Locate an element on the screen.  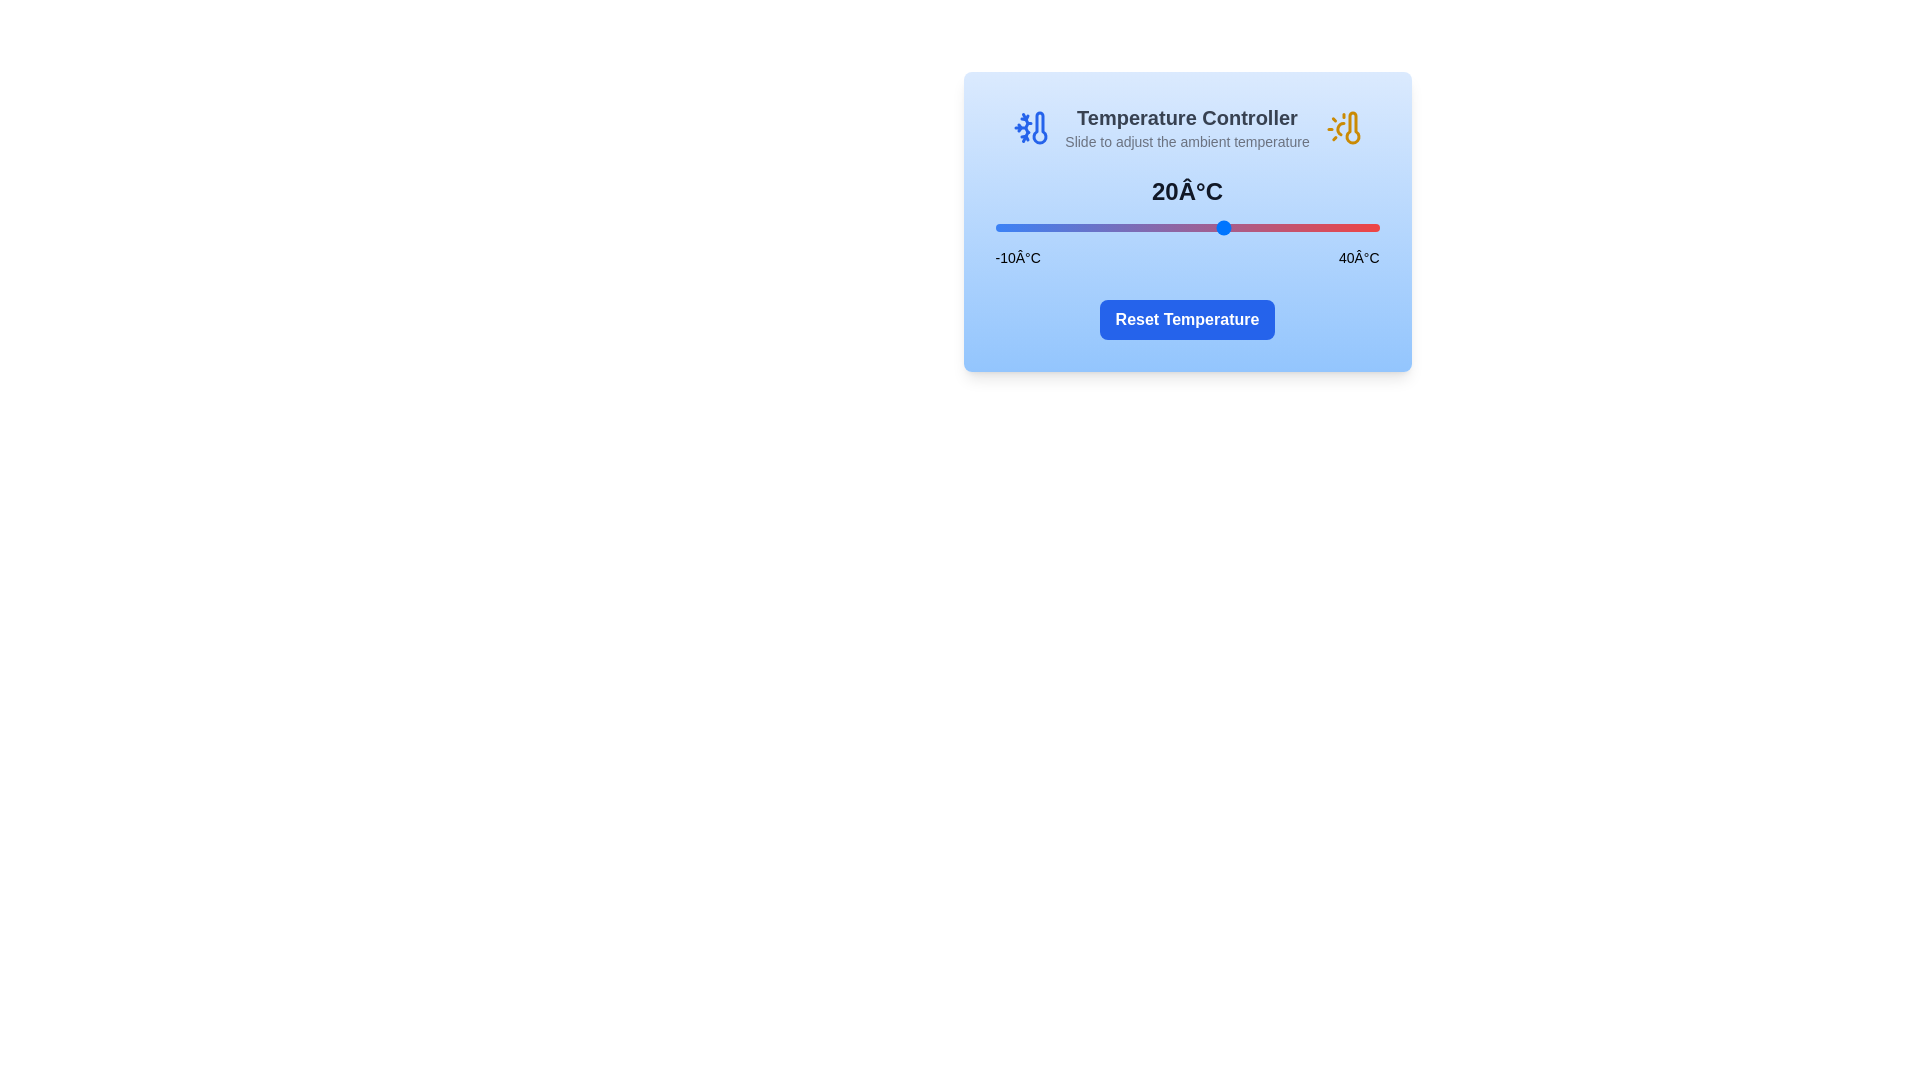
temperature value displayed as '20°C' in bold gray text, which is centered above the temperature slider is located at coordinates (1187, 192).